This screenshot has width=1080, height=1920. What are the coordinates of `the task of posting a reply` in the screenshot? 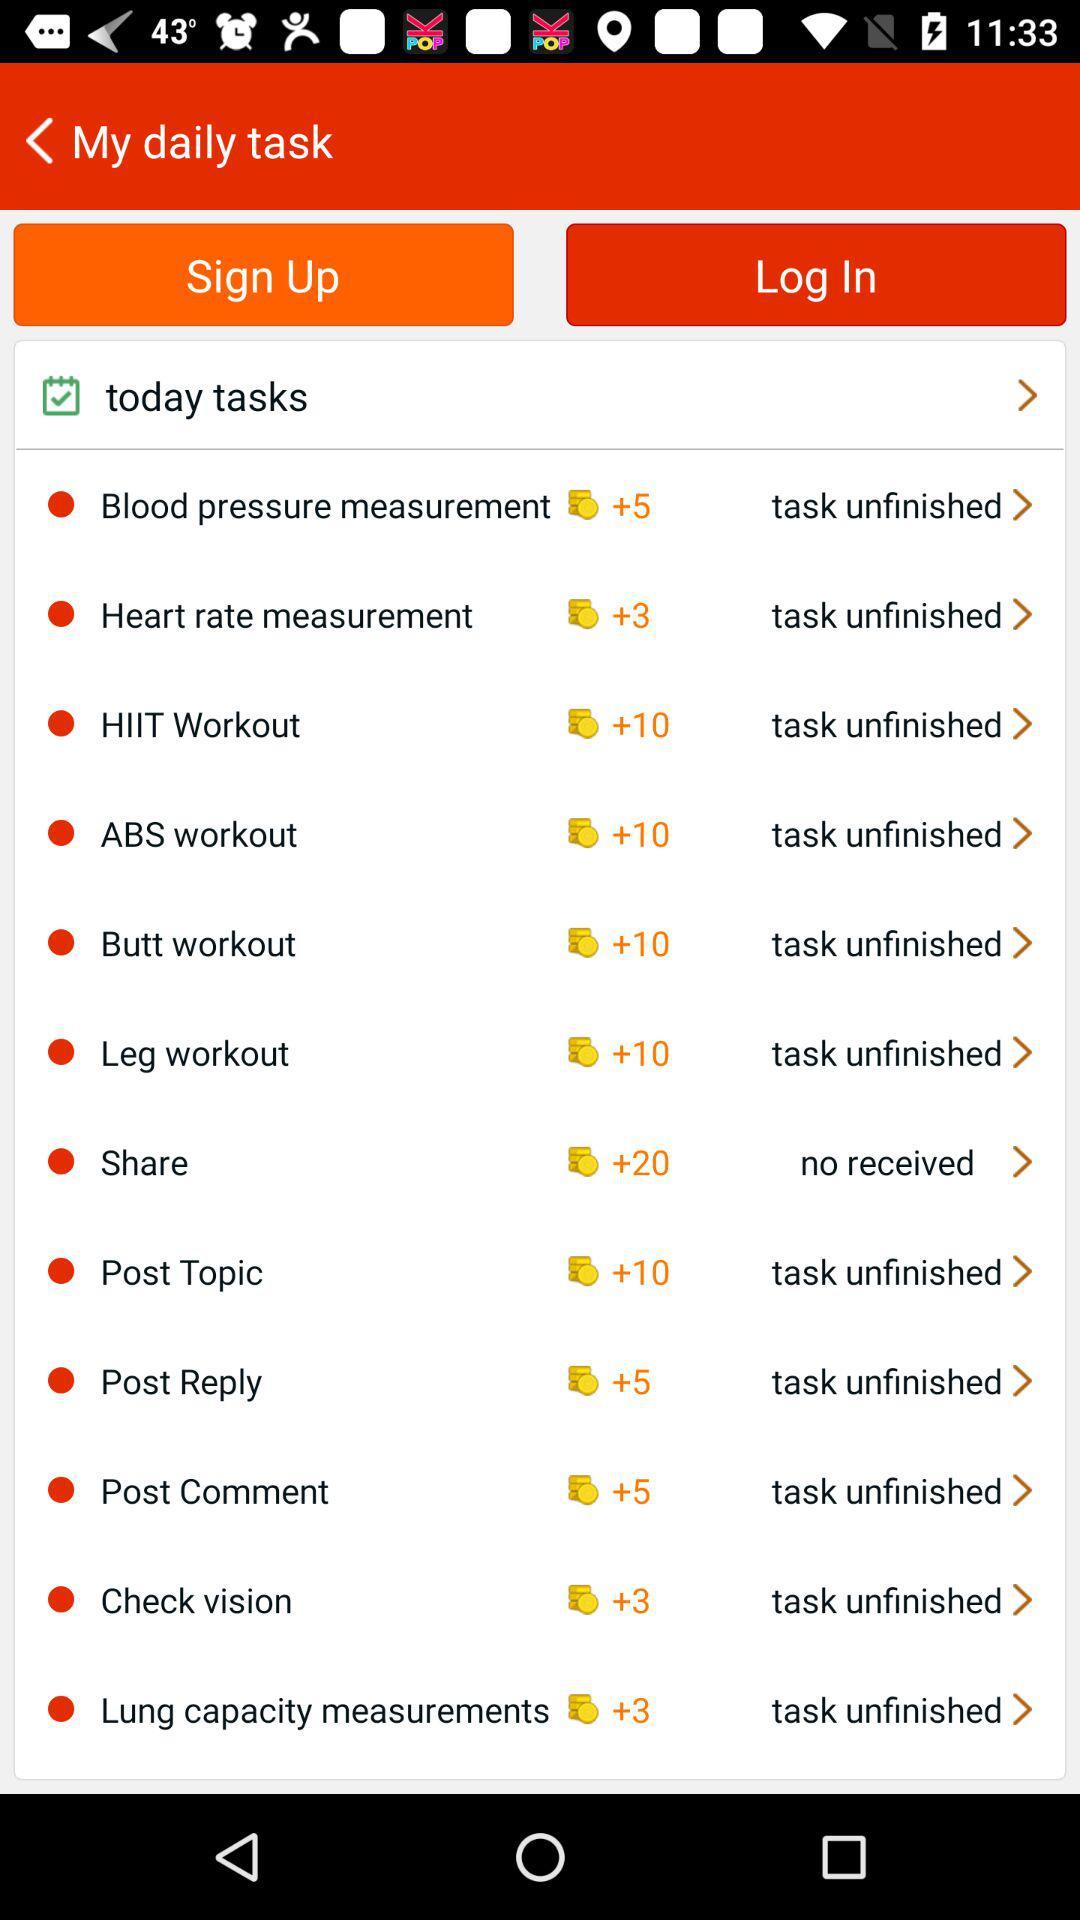 It's located at (60, 1379).